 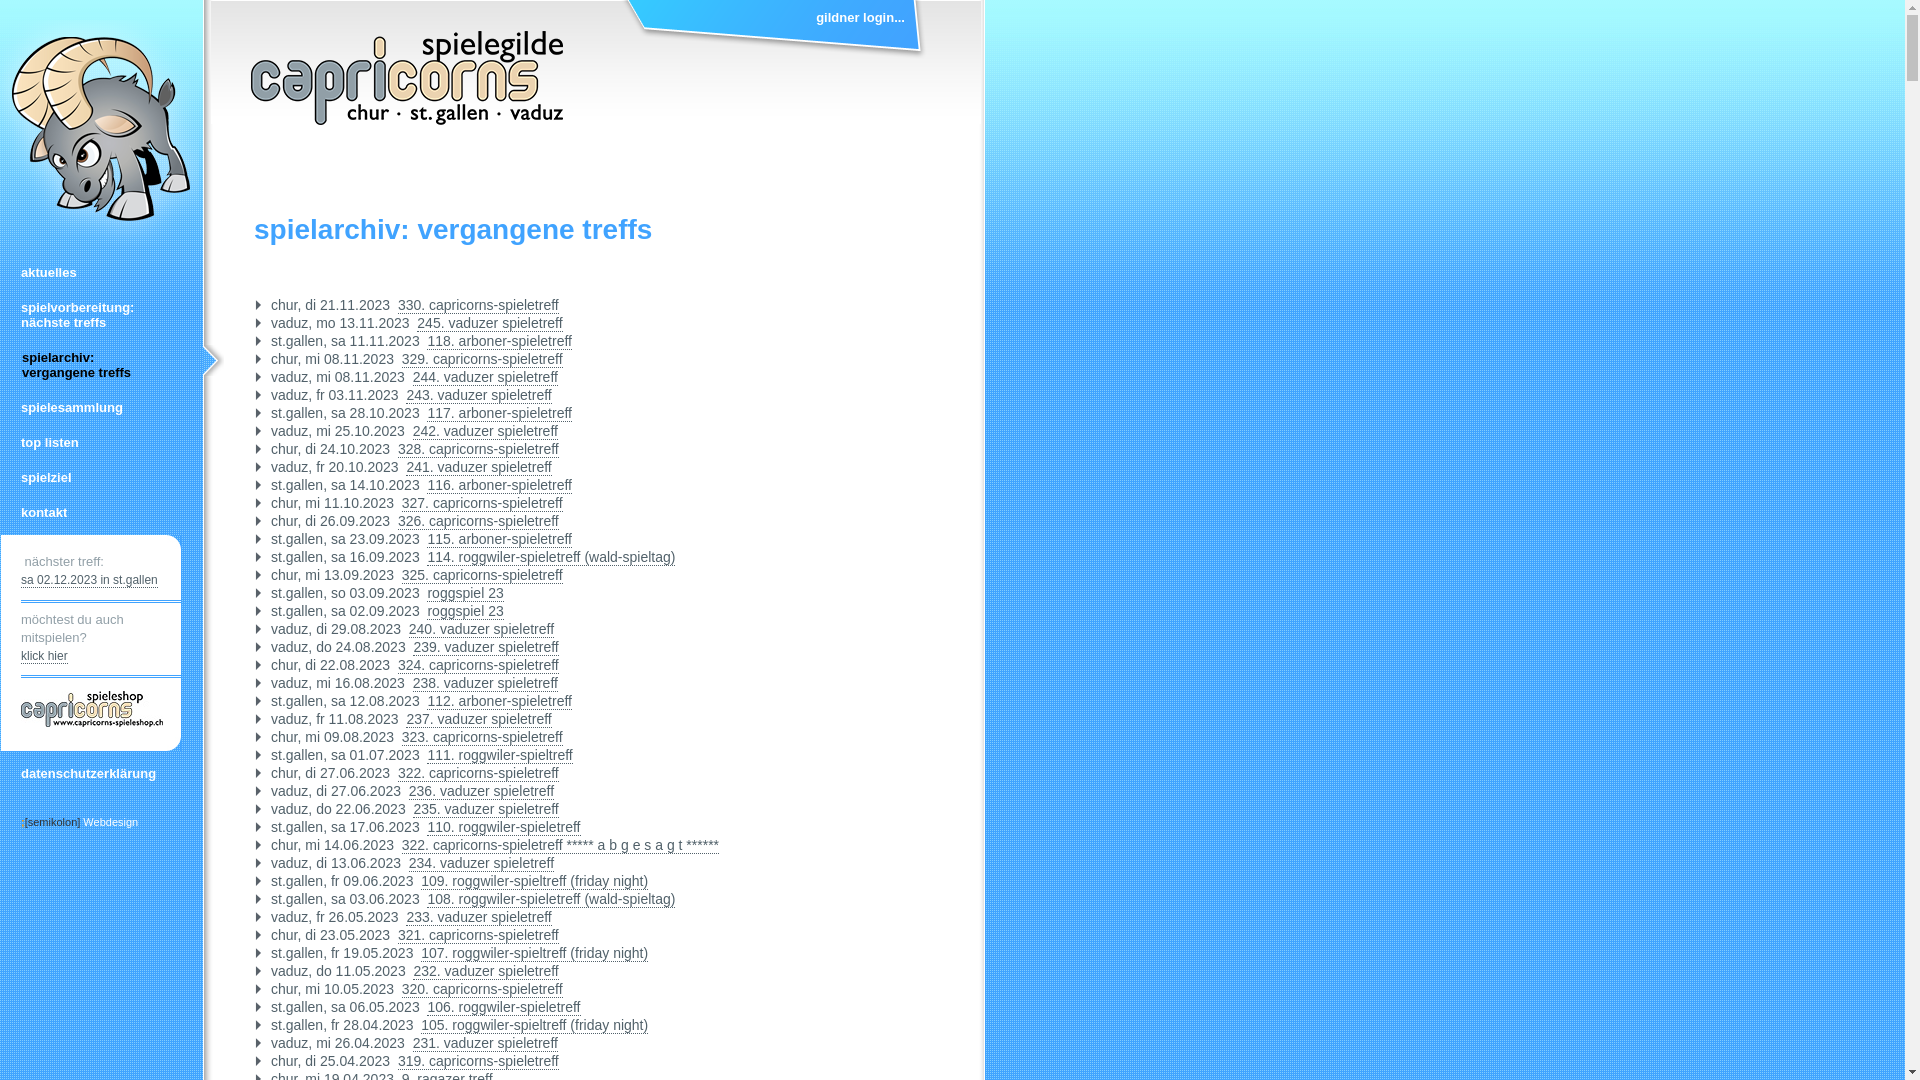 What do you see at coordinates (481, 862) in the screenshot?
I see `'234. vaduzer spieletreff'` at bounding box center [481, 862].